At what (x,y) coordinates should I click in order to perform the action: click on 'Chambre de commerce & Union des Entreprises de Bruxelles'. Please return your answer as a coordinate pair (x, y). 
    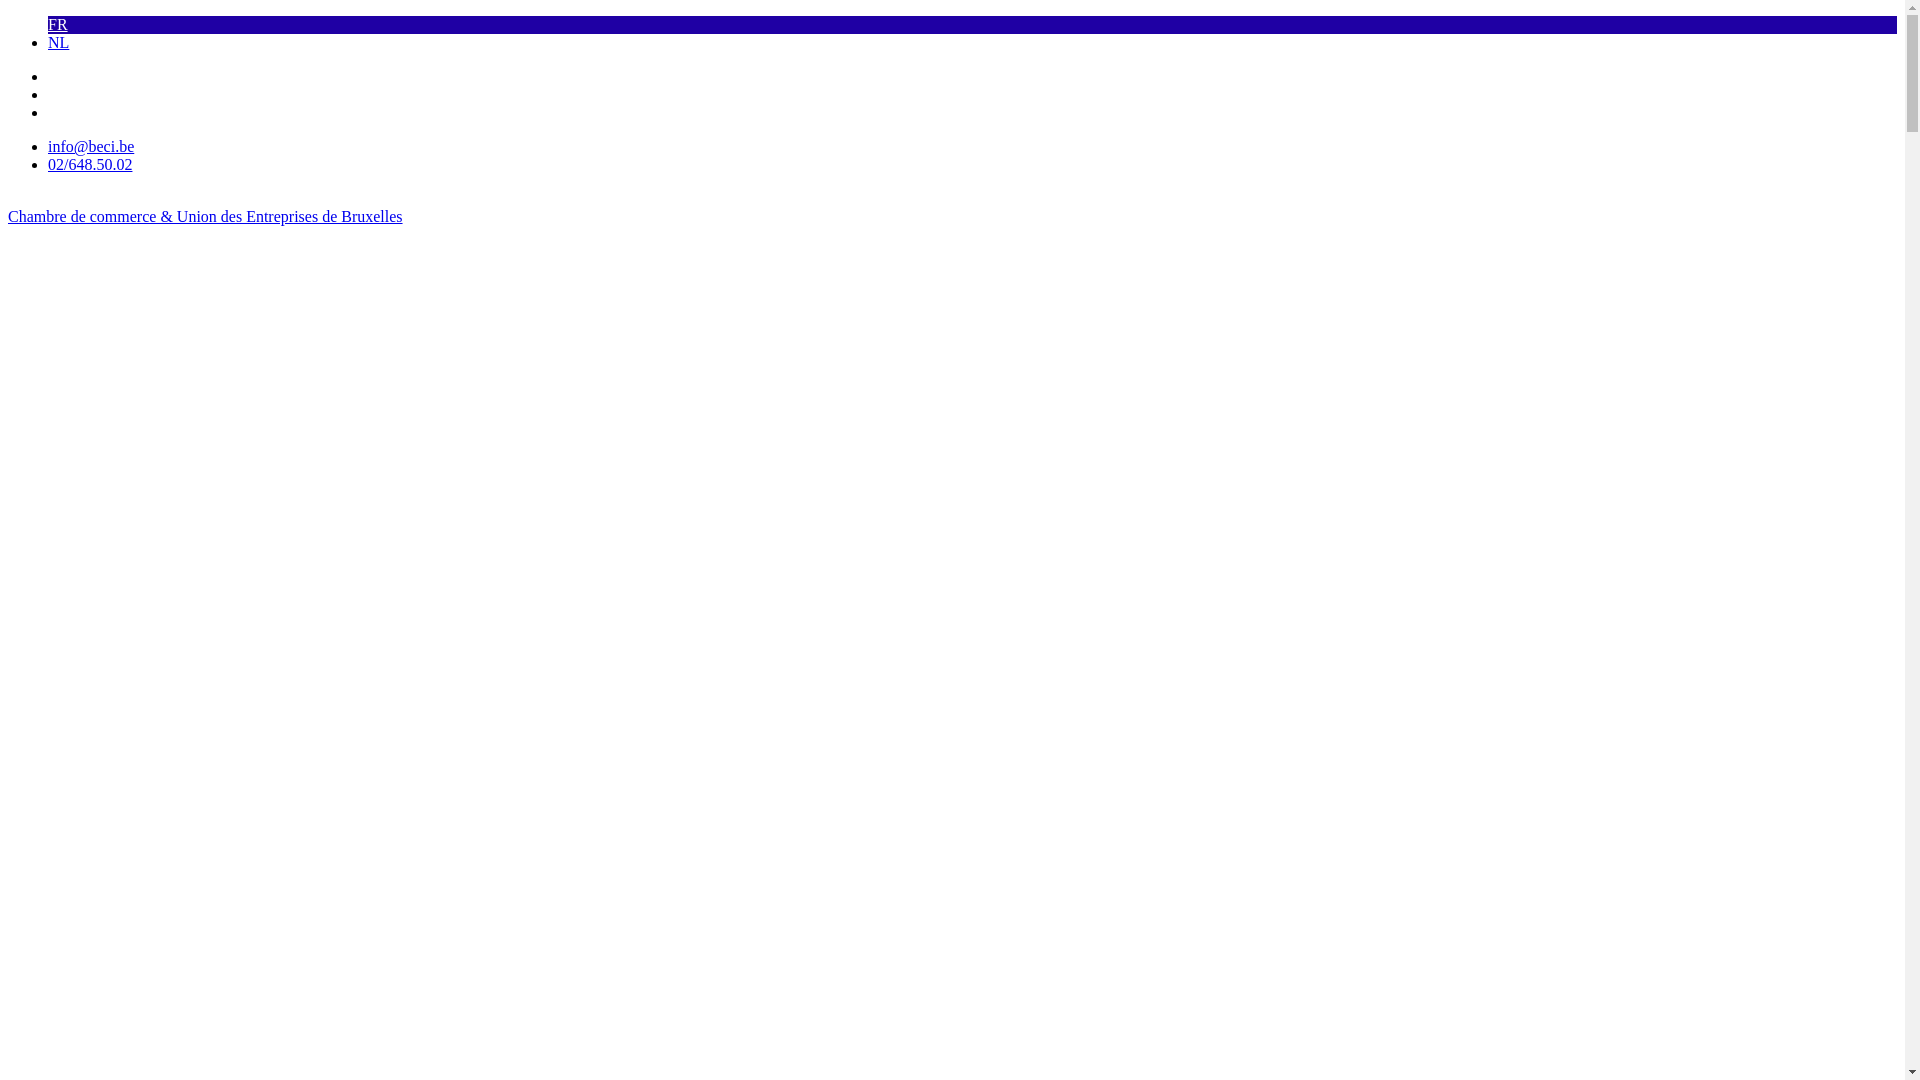
    Looking at the image, I should click on (205, 216).